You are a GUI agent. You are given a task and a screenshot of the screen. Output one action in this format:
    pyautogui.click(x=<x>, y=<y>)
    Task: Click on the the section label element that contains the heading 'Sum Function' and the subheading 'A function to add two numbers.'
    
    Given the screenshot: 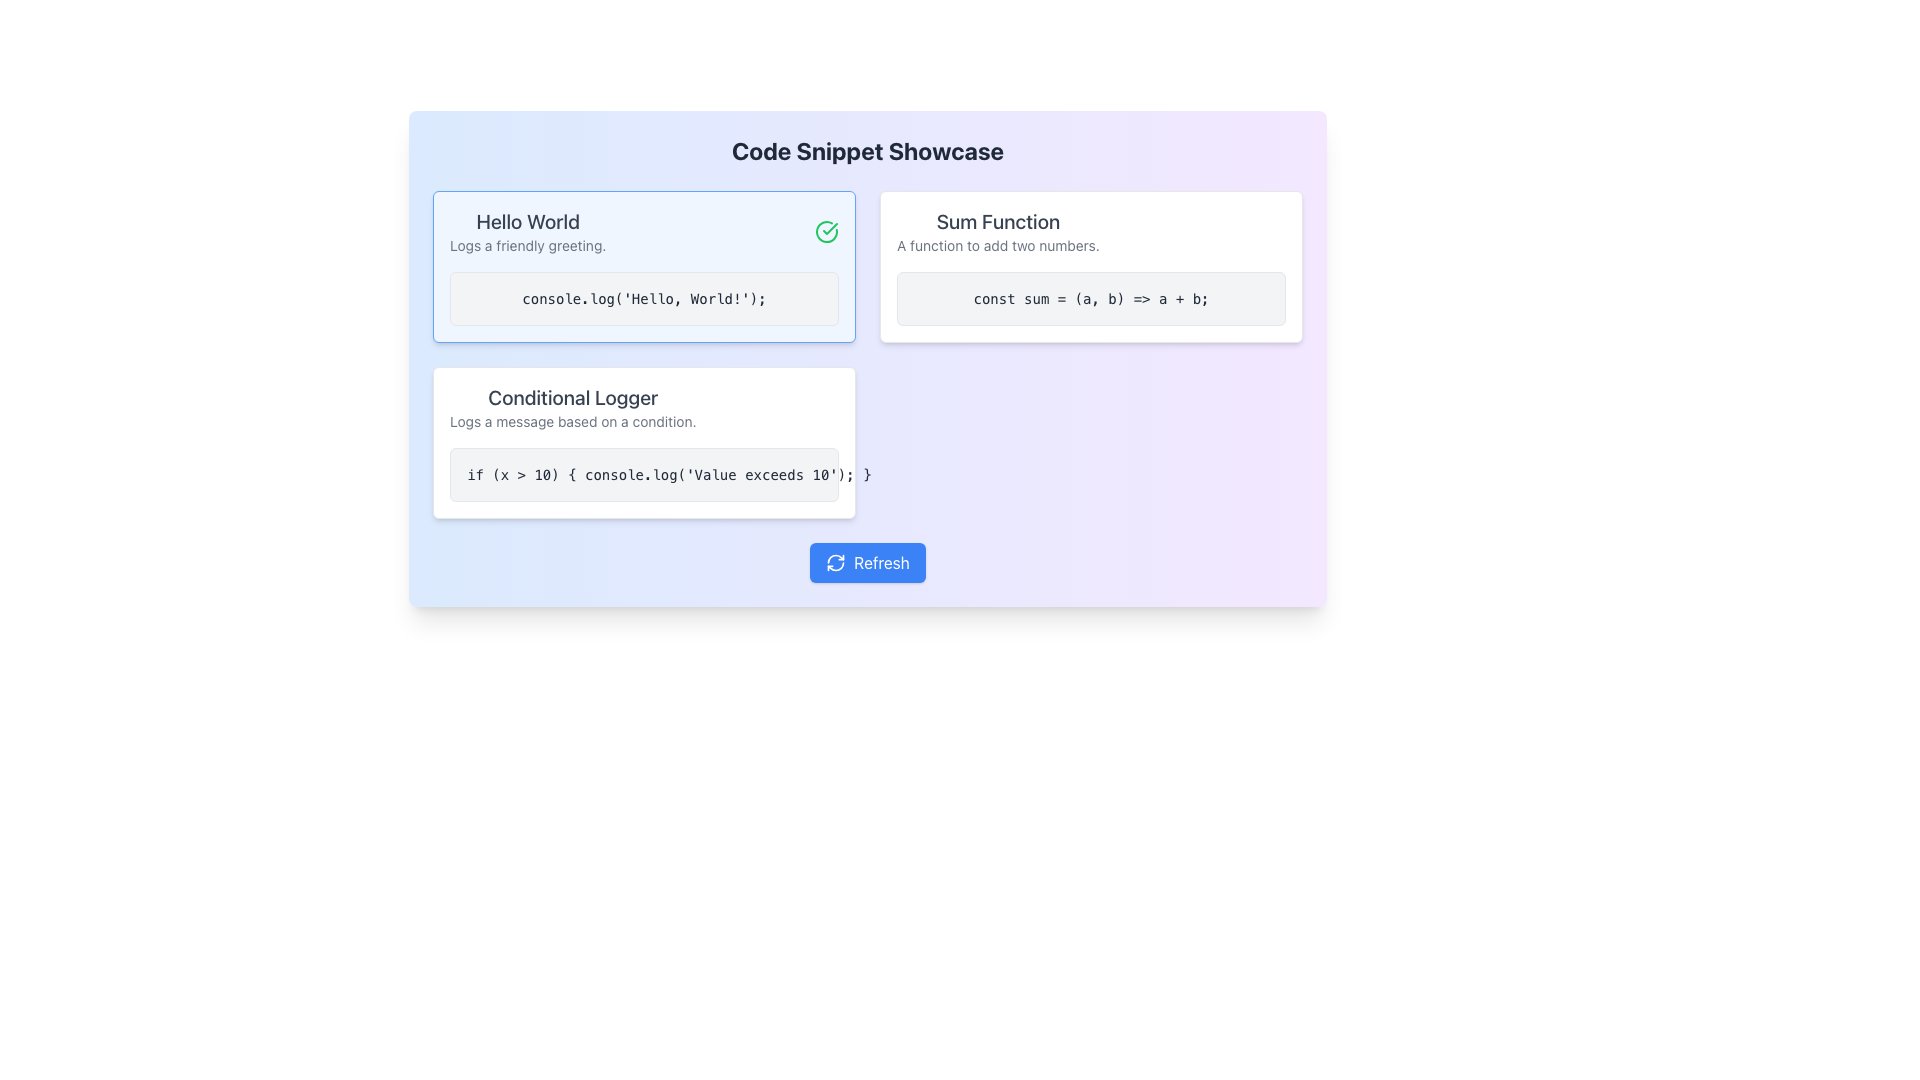 What is the action you would take?
    pyautogui.click(x=998, y=230)
    